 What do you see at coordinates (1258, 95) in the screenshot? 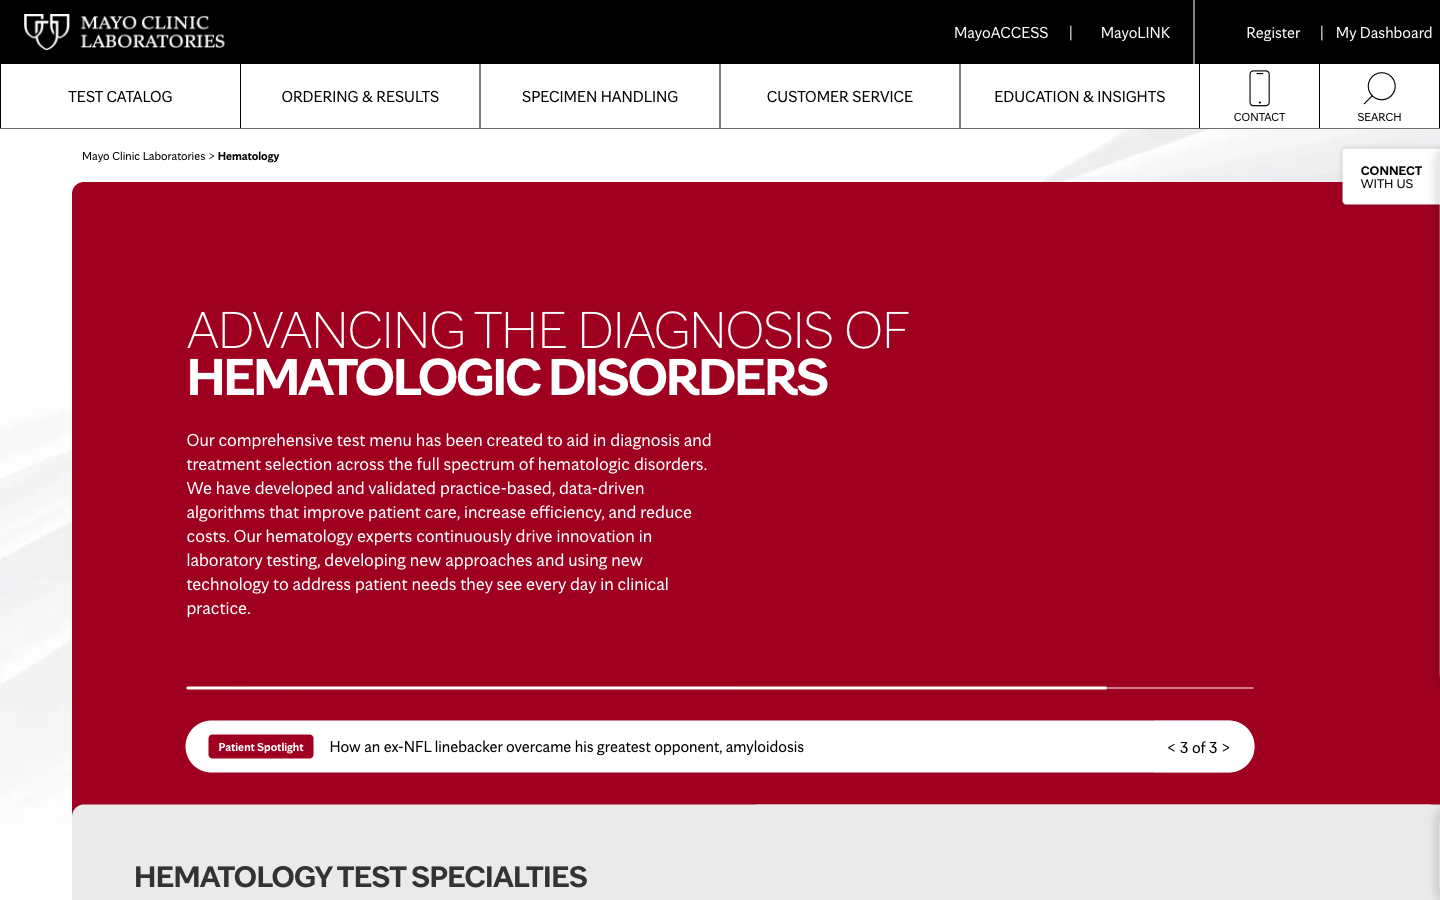
I see `Establish connection with labs of Mayoclinic` at bounding box center [1258, 95].